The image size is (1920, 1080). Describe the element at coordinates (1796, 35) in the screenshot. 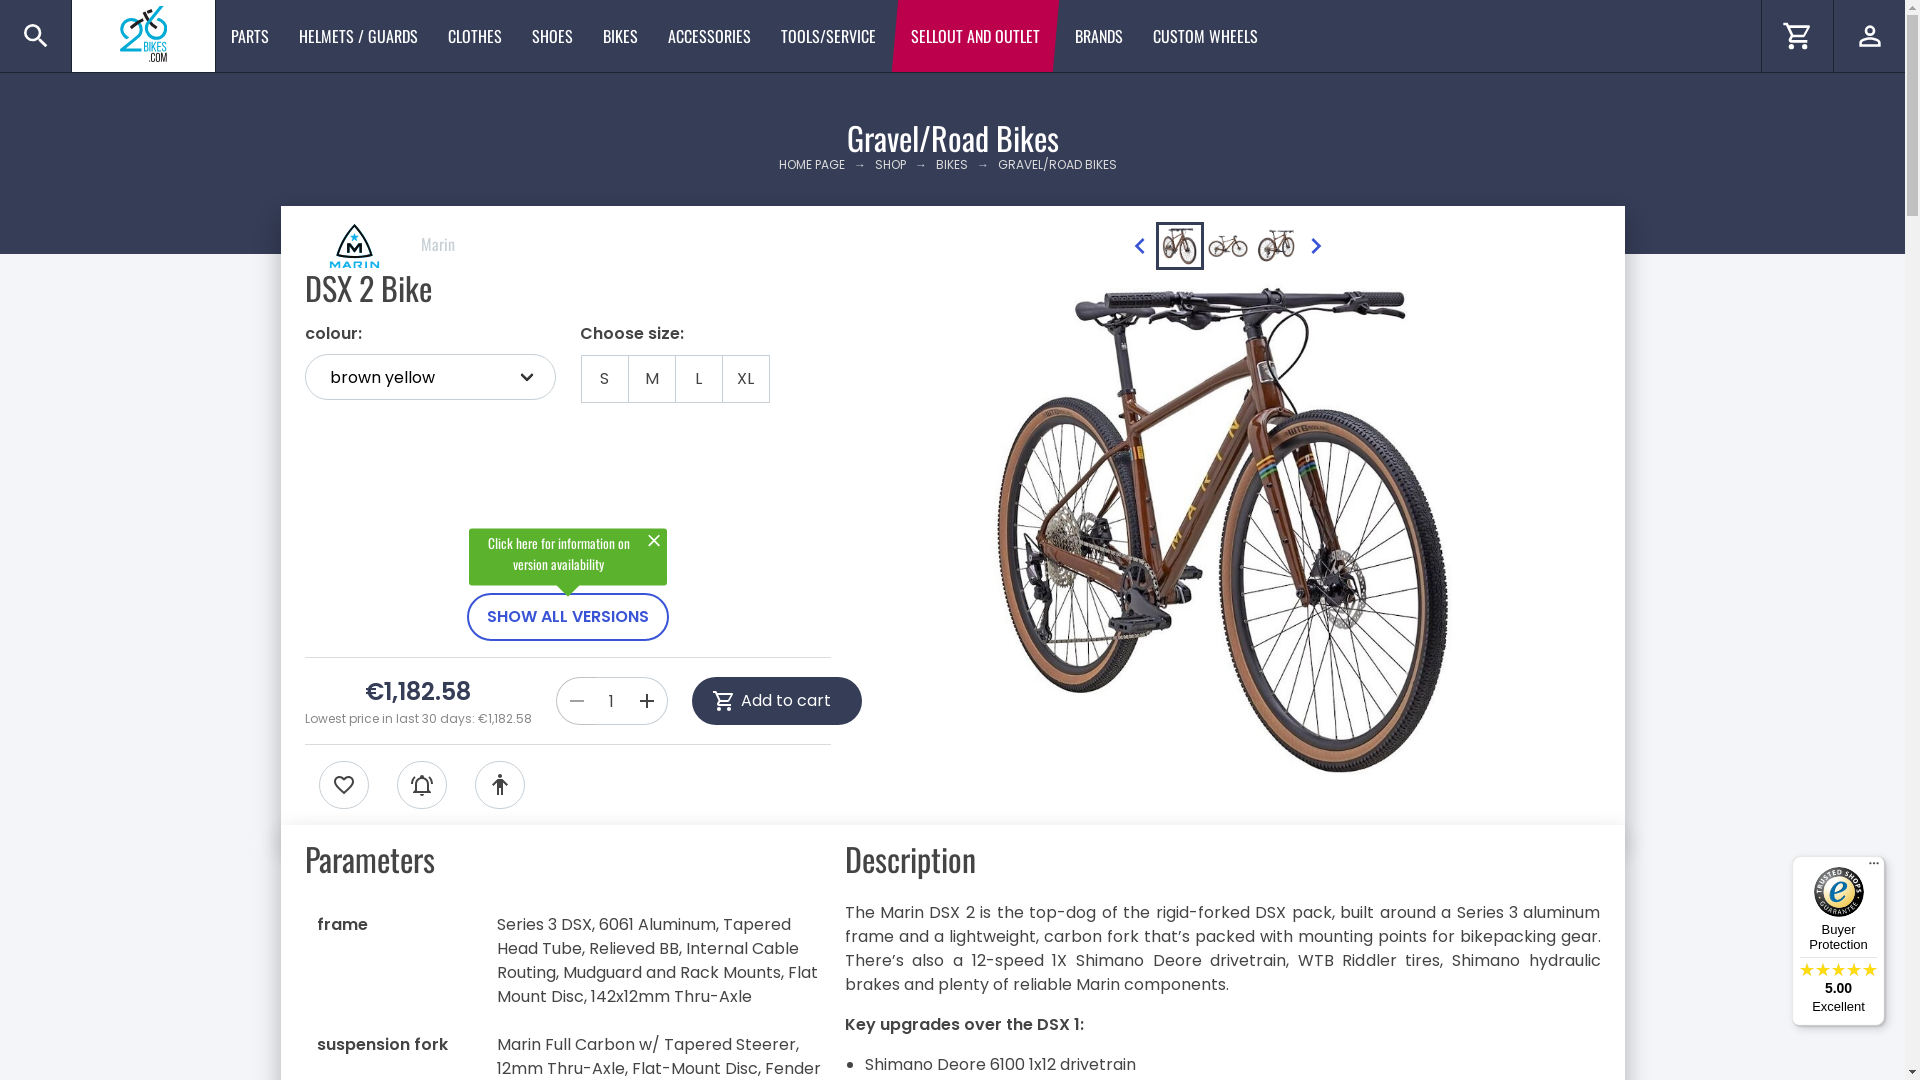

I see `'Cart'` at that location.